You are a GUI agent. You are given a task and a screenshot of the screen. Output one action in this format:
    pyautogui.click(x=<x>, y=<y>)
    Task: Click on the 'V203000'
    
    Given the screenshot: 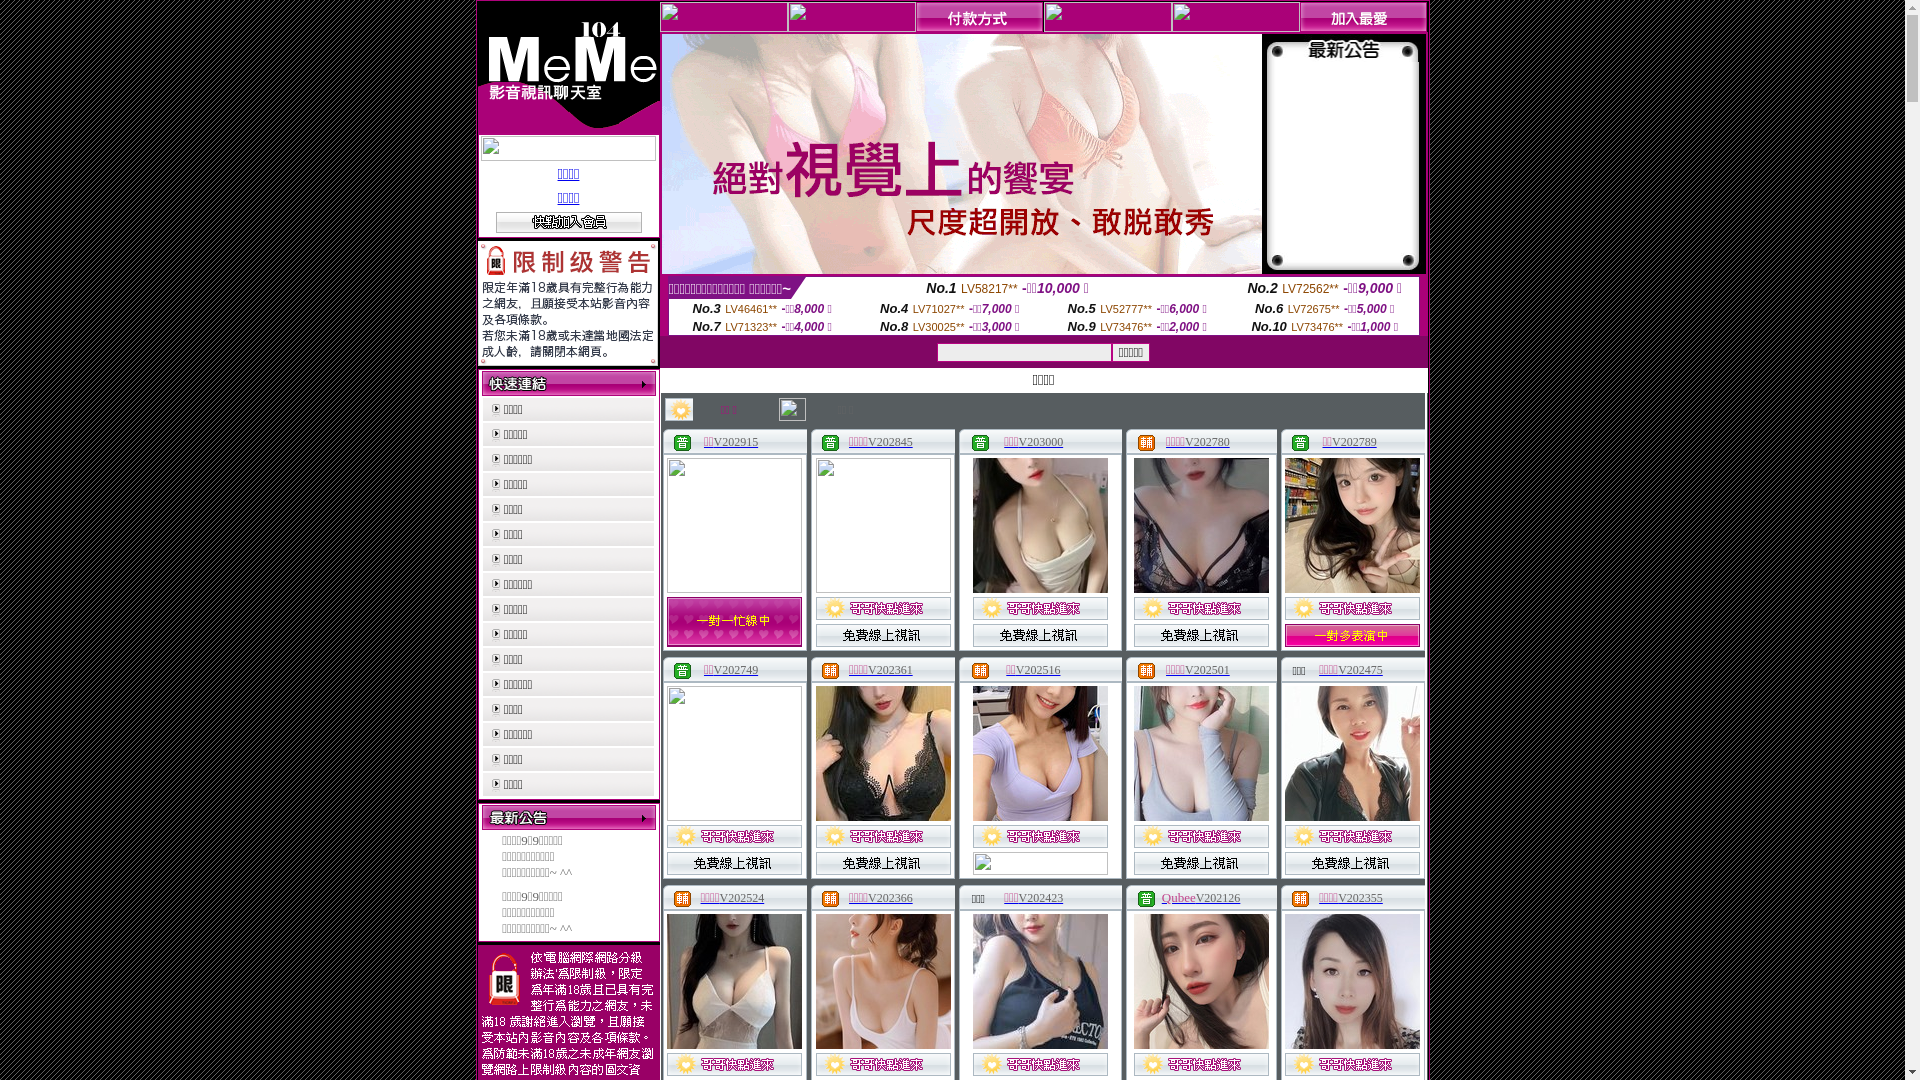 What is the action you would take?
    pyautogui.click(x=1040, y=441)
    